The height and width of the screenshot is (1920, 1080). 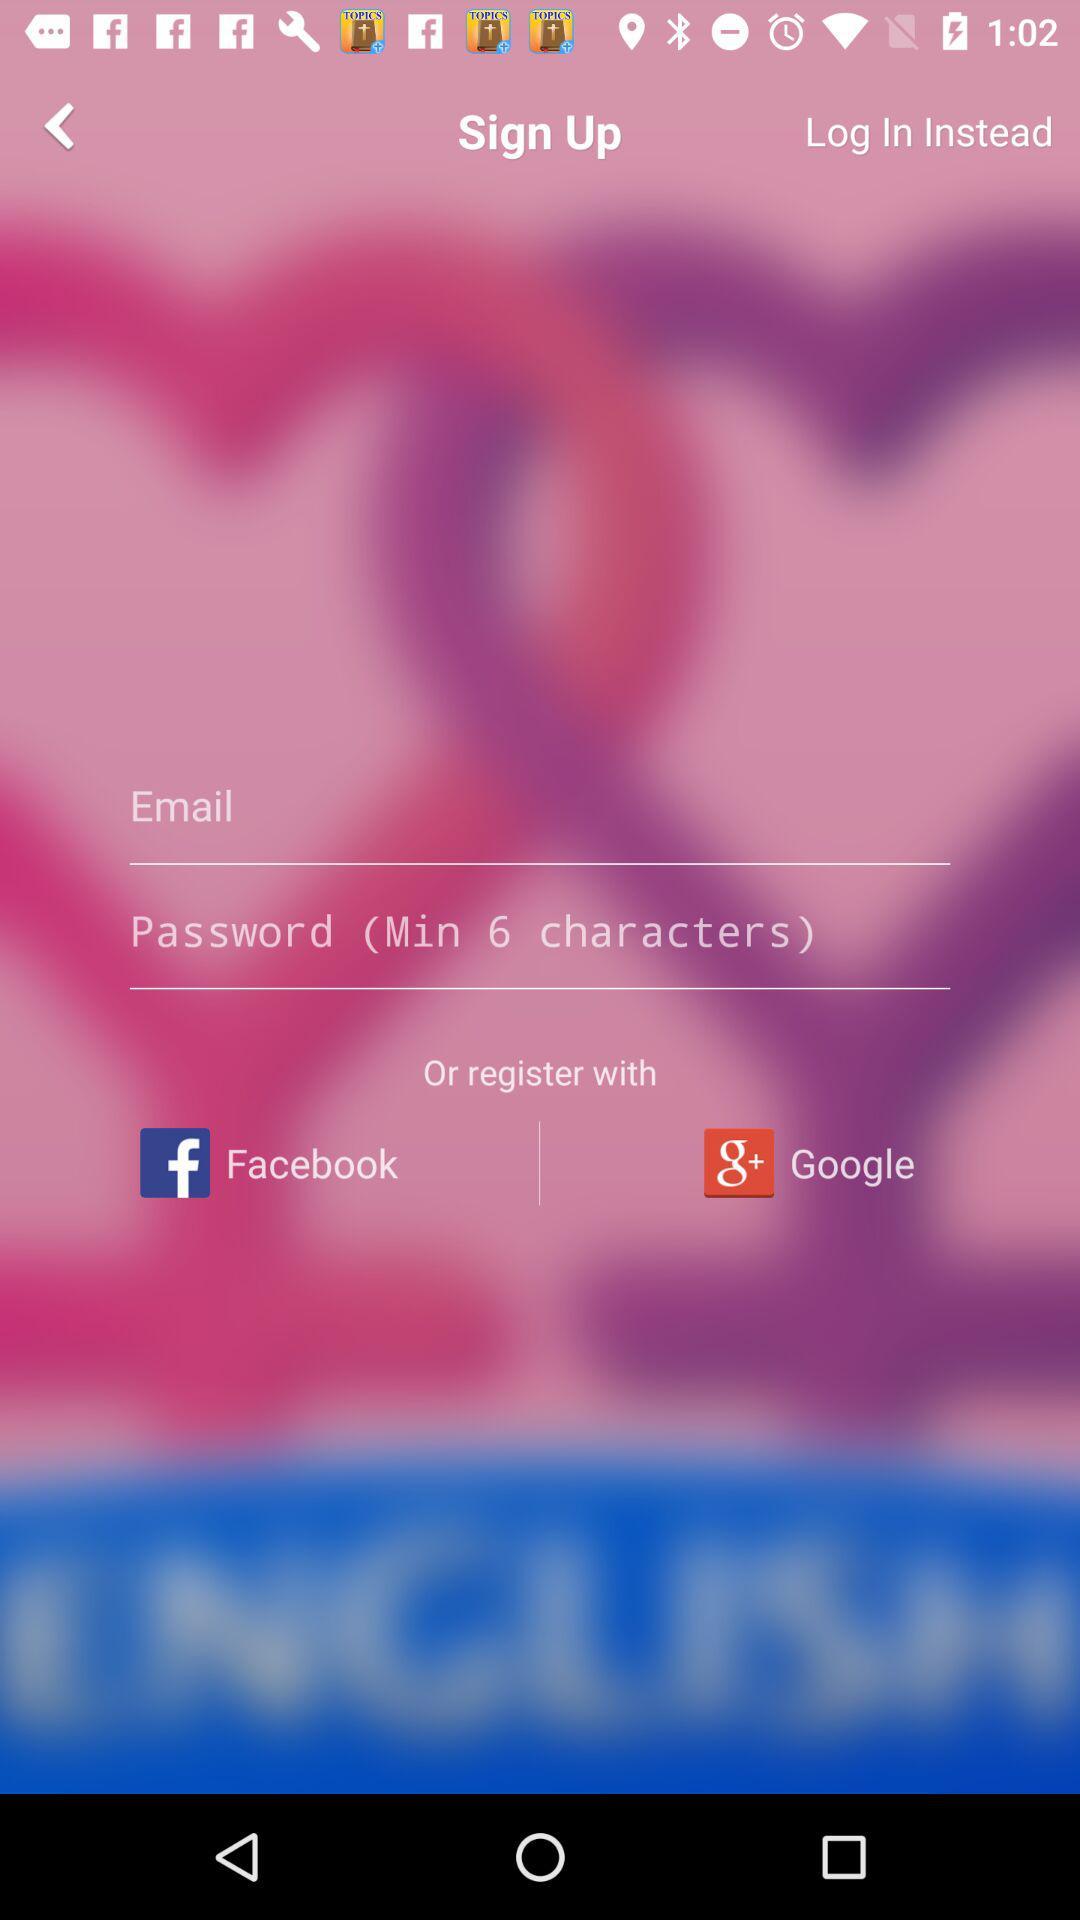 What do you see at coordinates (855, 130) in the screenshot?
I see `the item to the right of sign up icon` at bounding box center [855, 130].